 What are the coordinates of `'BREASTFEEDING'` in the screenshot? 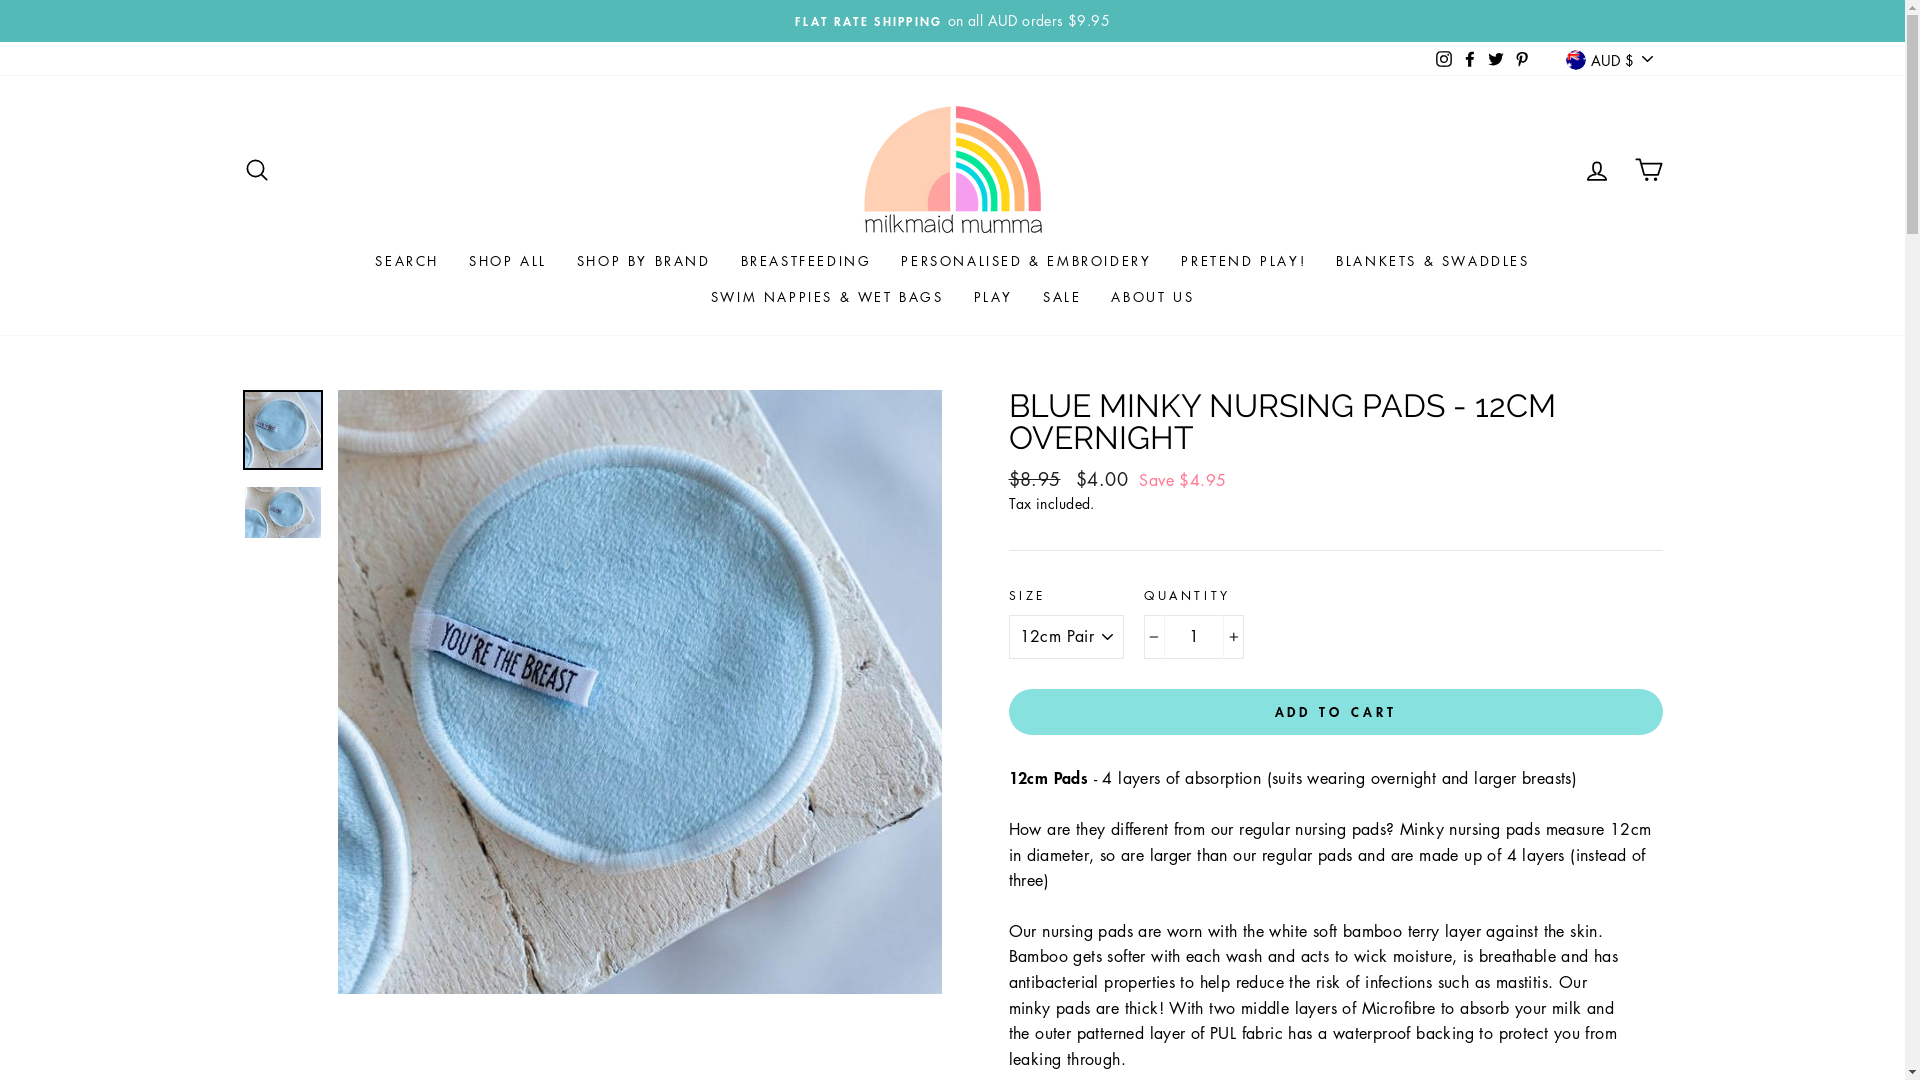 It's located at (724, 260).